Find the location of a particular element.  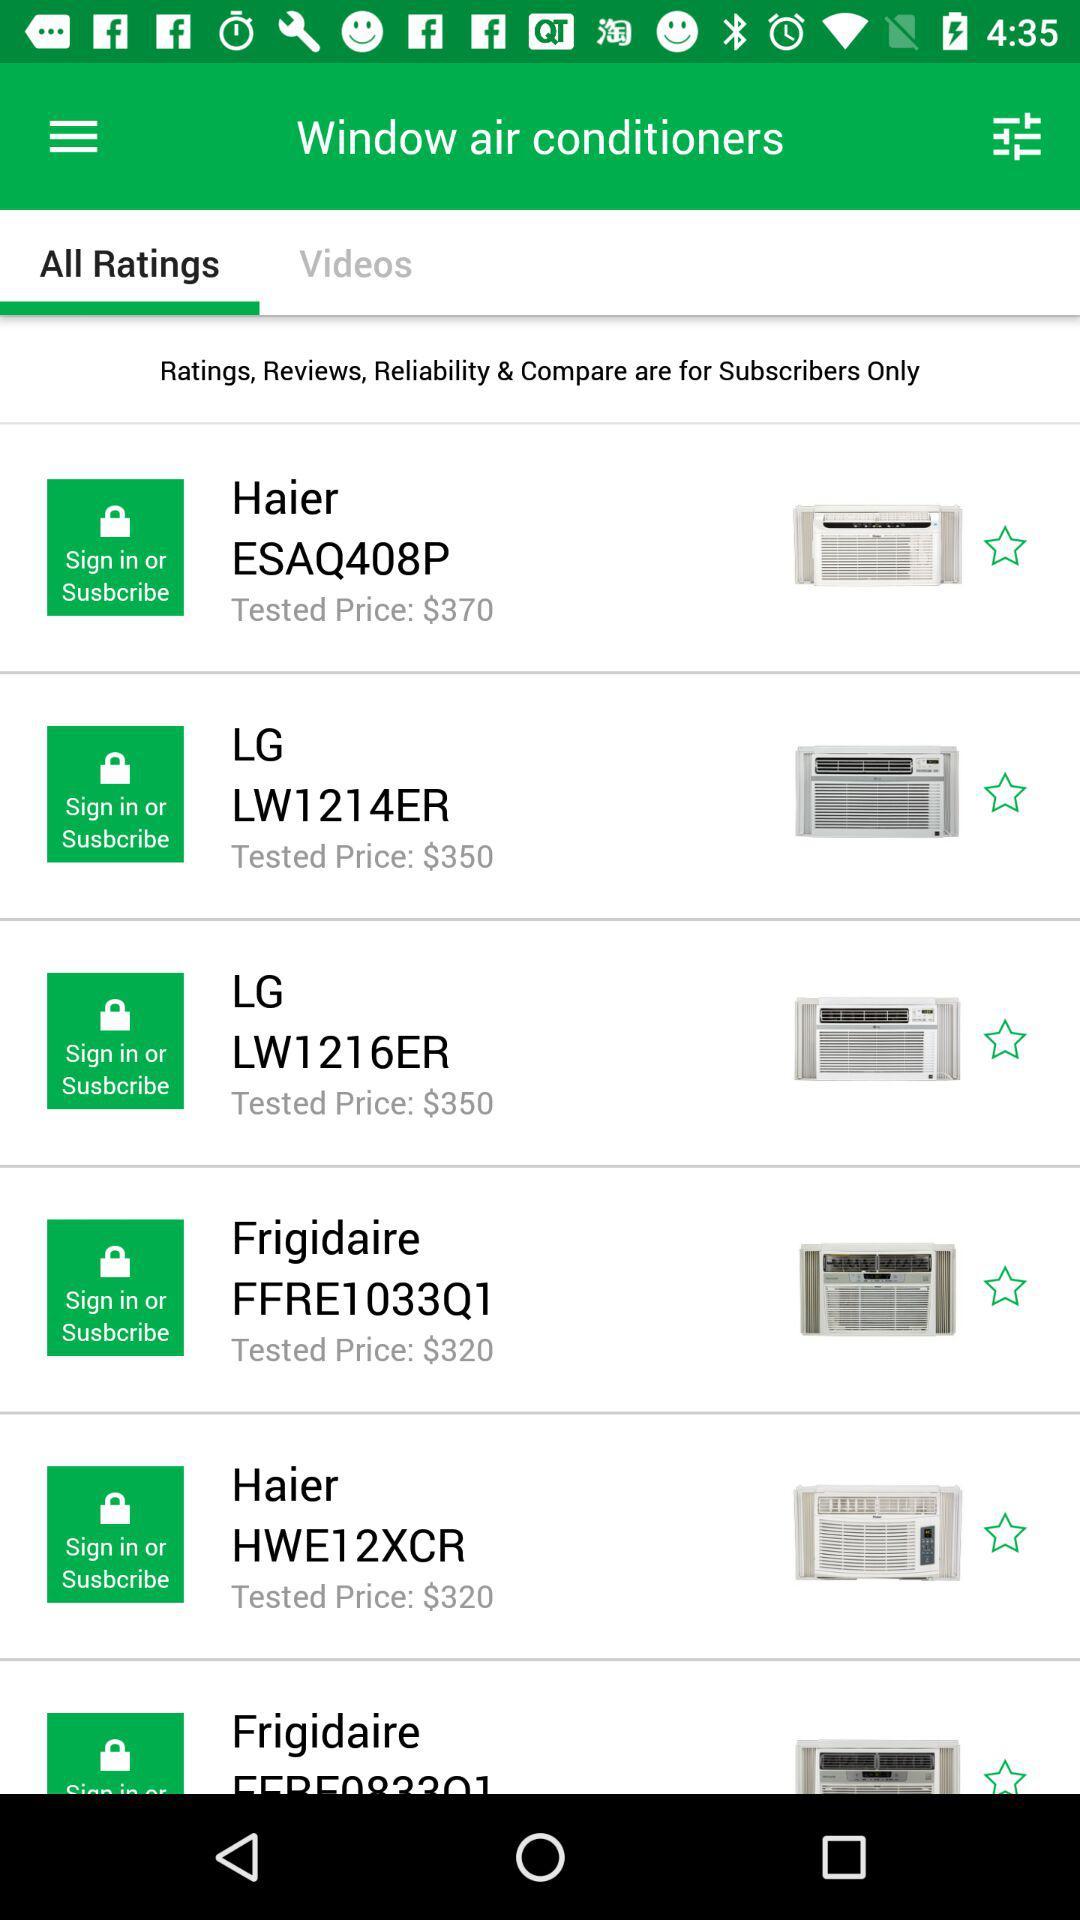

icon is located at coordinates (1027, 547).